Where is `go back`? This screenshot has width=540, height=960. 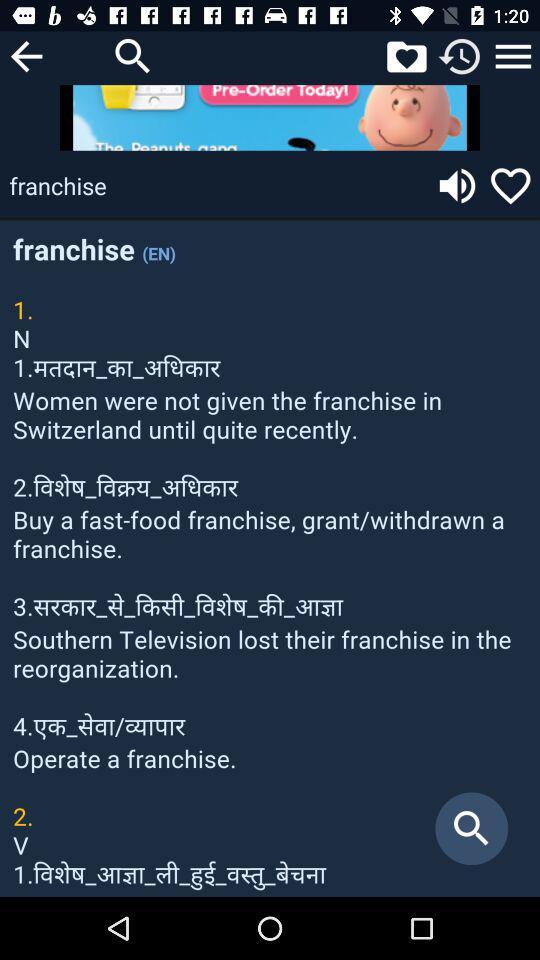
go back is located at coordinates (25, 55).